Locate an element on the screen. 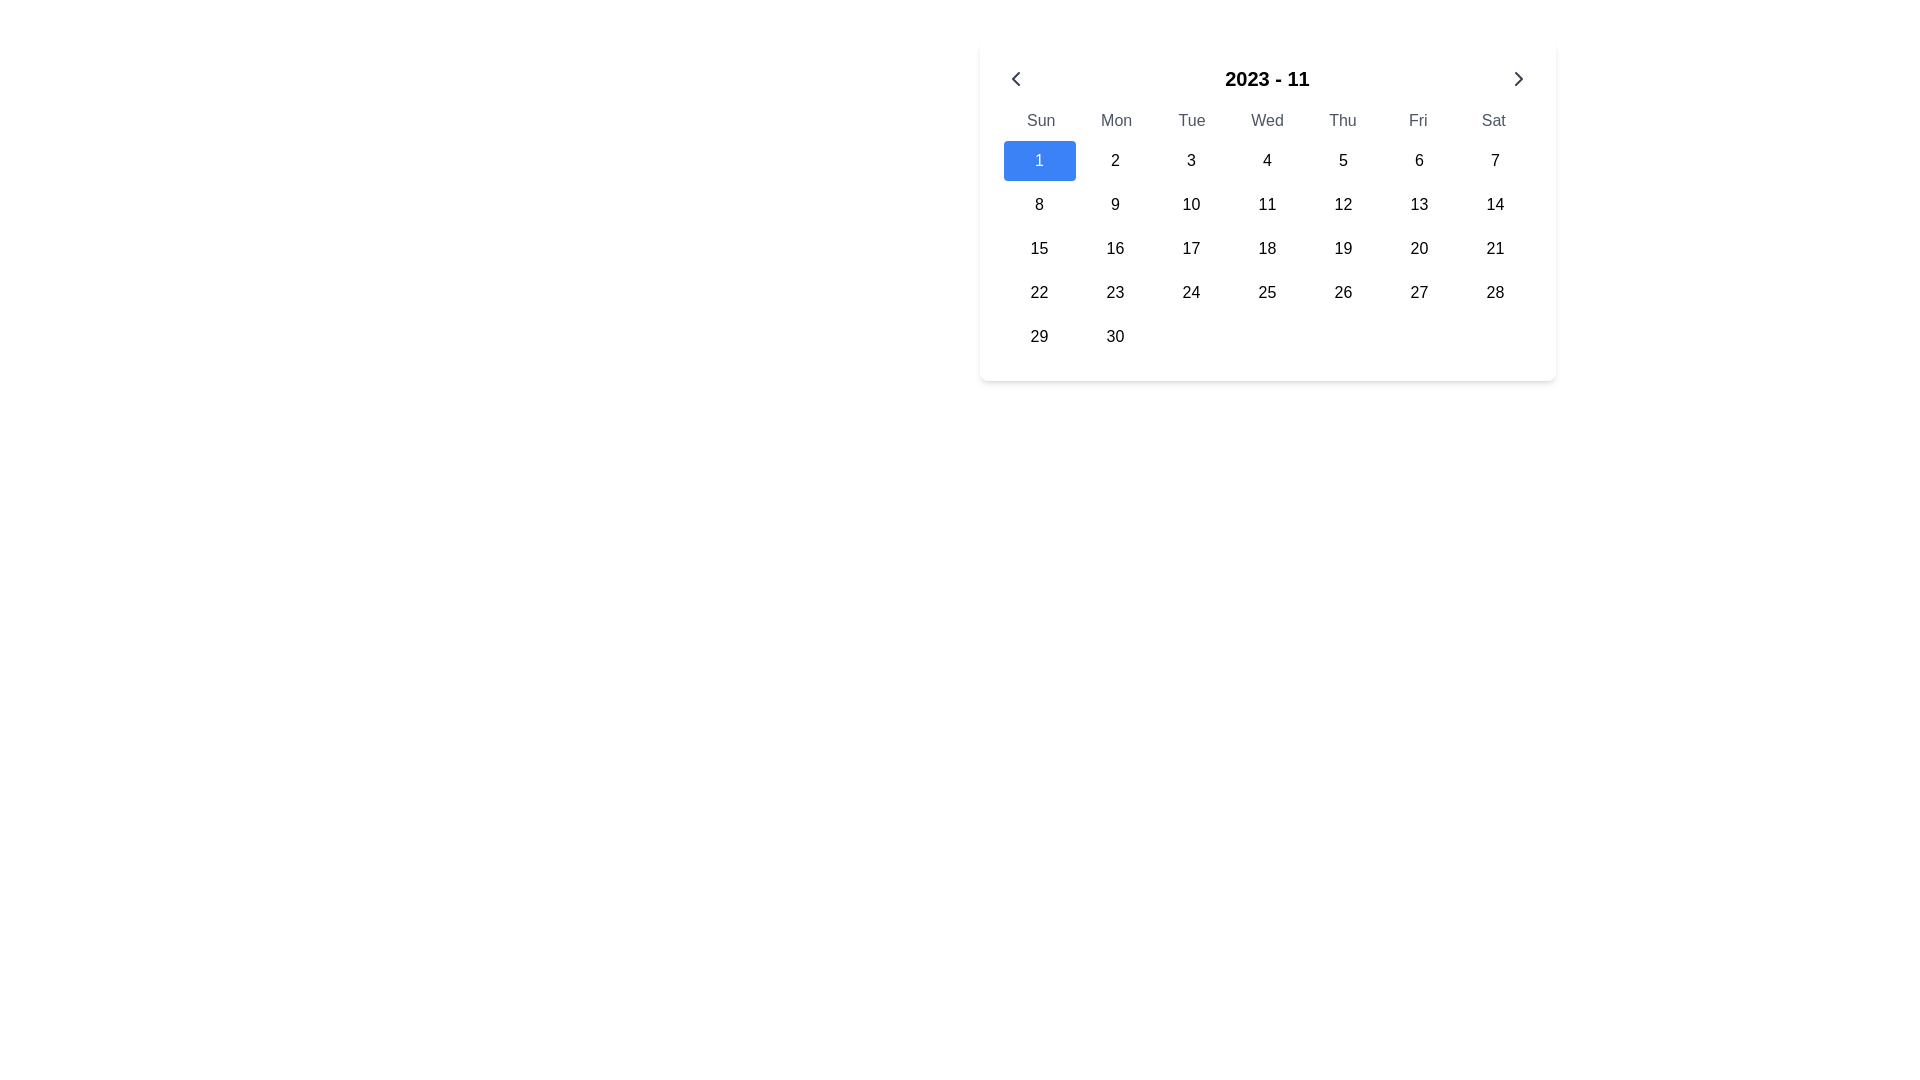 This screenshot has height=1080, width=1920. the interactive date selection button for the 25th day of the month in the calendar view is located at coordinates (1266, 293).